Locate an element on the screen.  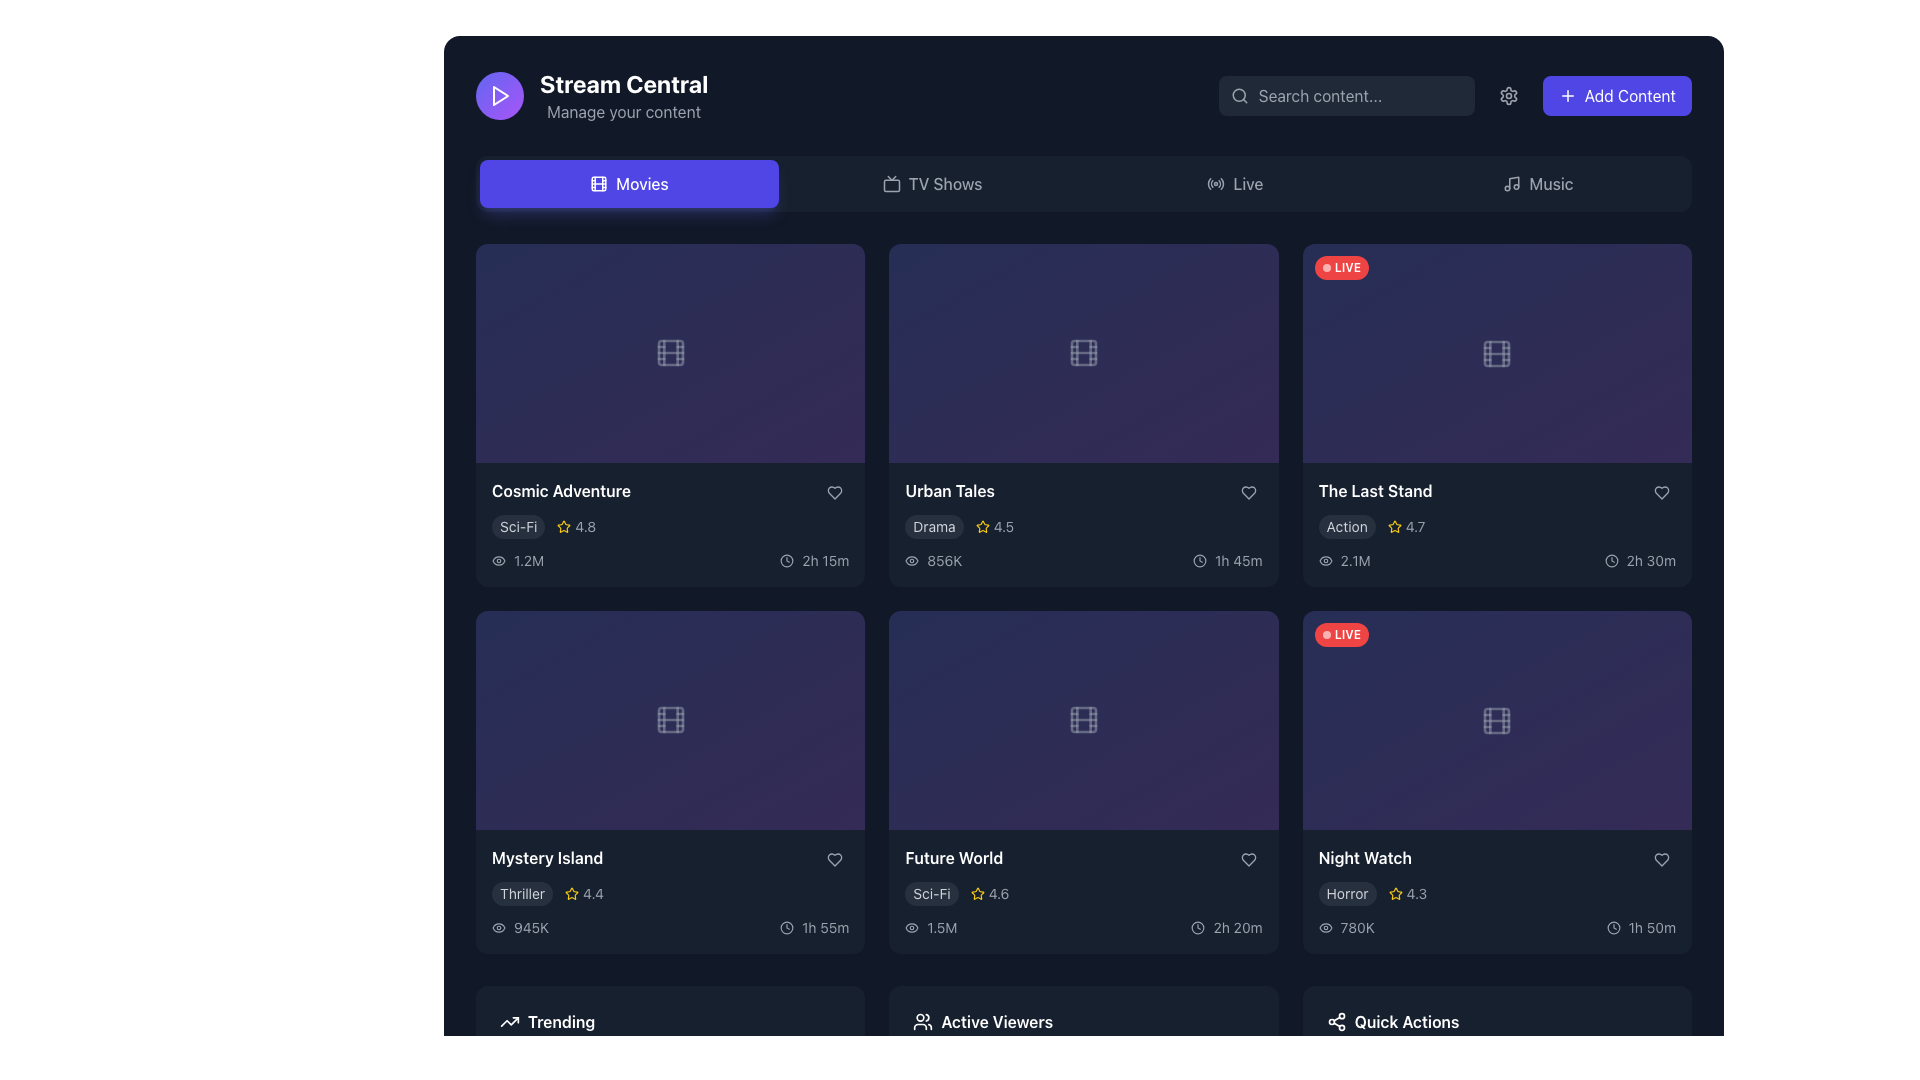
neighboring star icon next to the numeric rating '4.6' displayed in soft gray color on the content card titled 'Future World' is located at coordinates (989, 893).